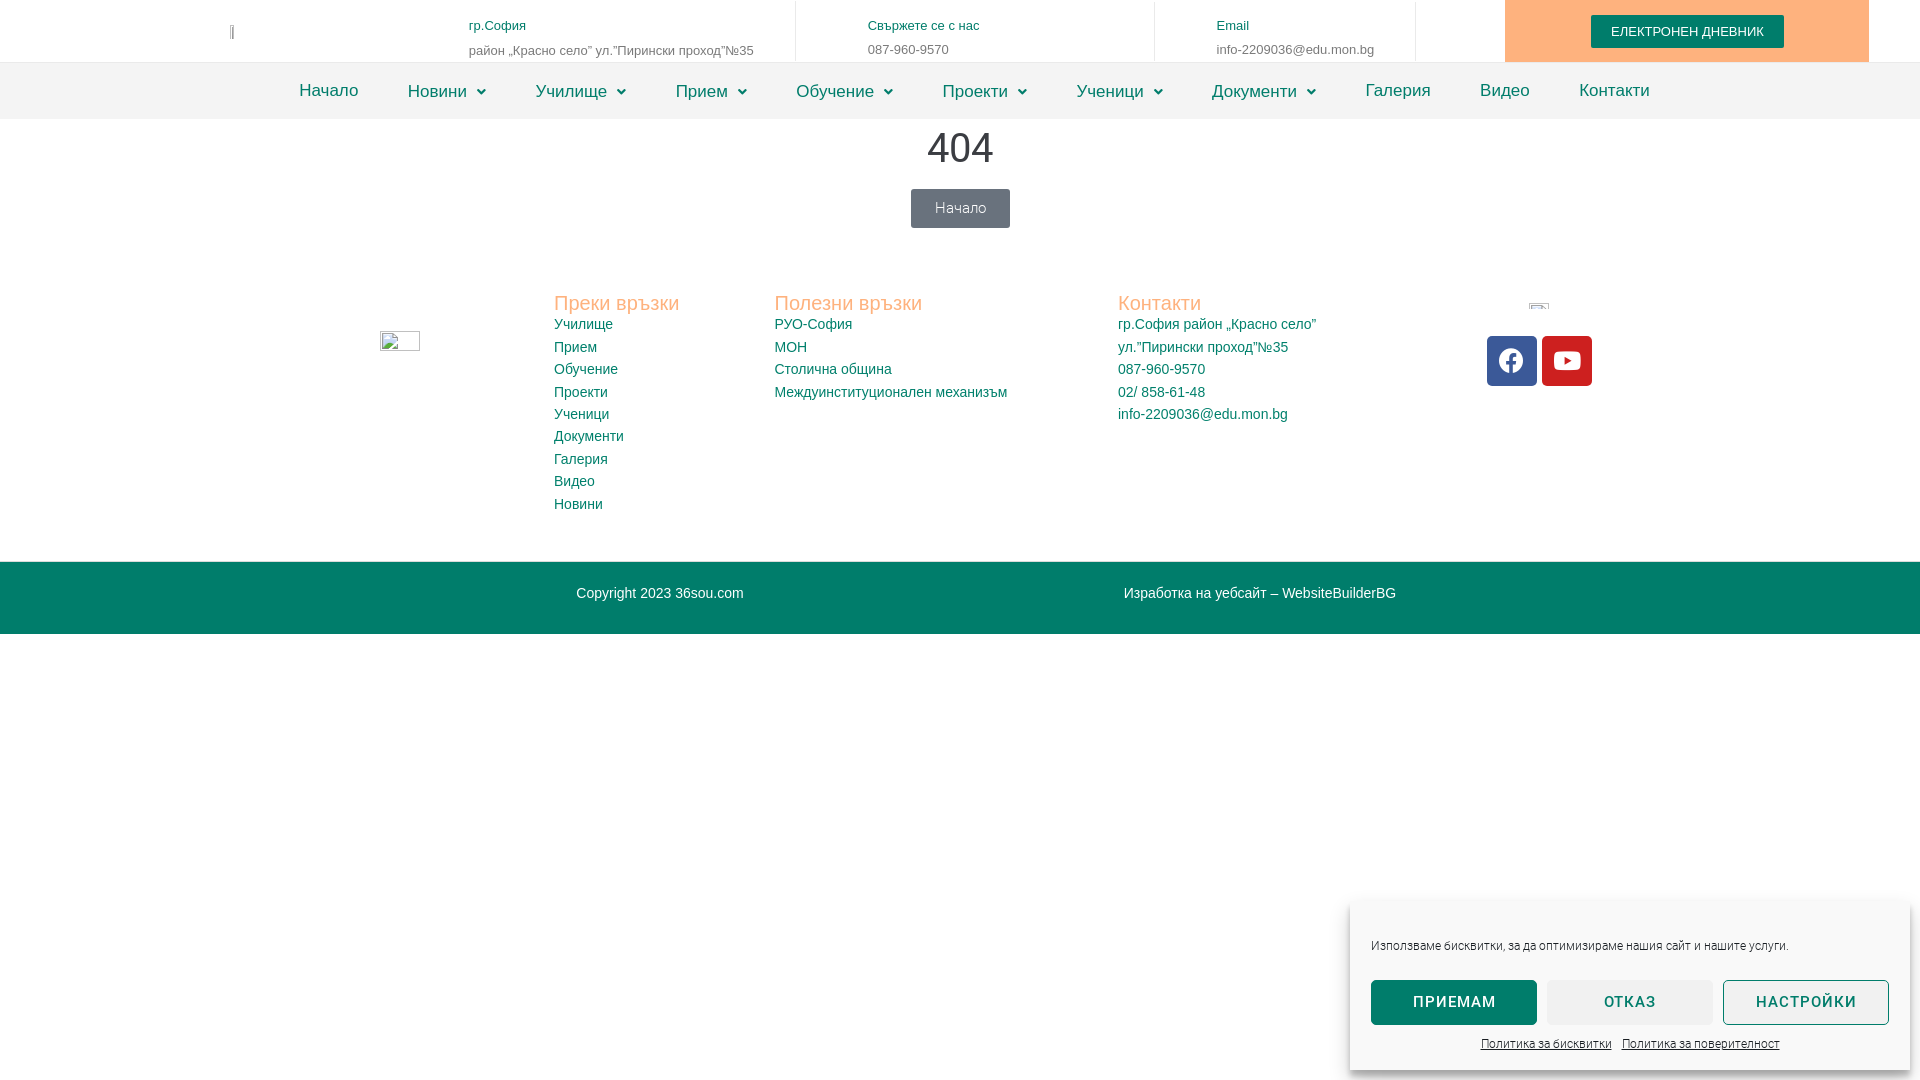 The width and height of the screenshot is (1920, 1080). Describe the element at coordinates (659, 592) in the screenshot. I see `'Copyright 2023 36sou.com'` at that location.